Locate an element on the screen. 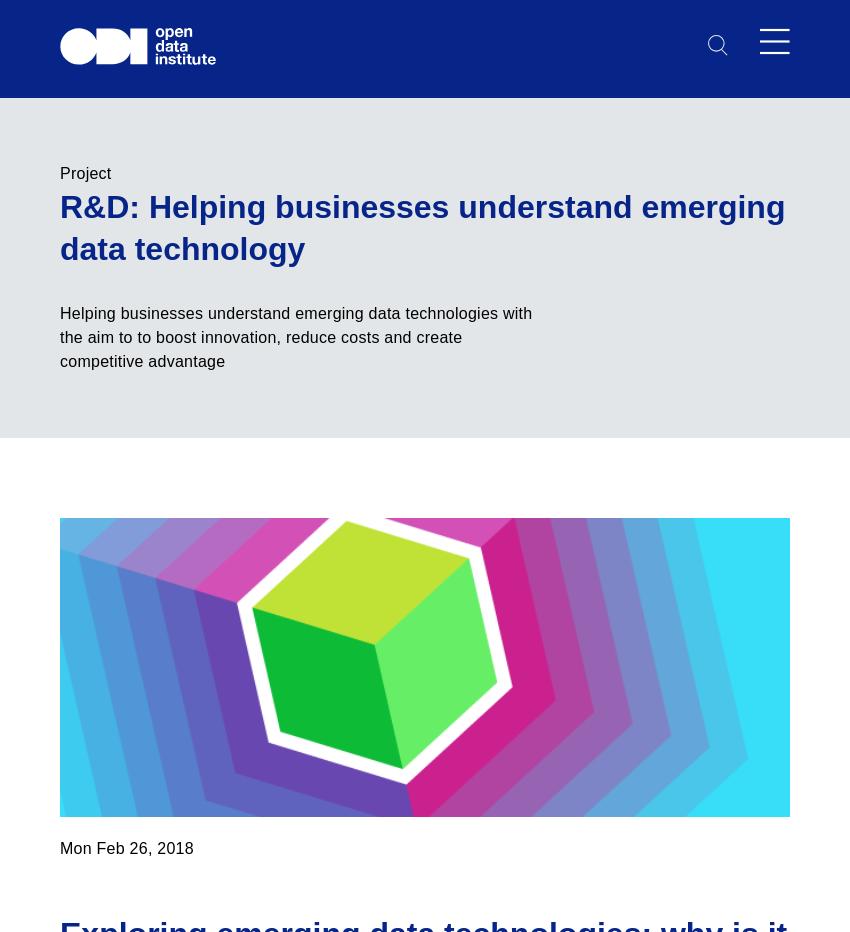  'The role of data in artificial intelligence' is located at coordinates (200, 636).